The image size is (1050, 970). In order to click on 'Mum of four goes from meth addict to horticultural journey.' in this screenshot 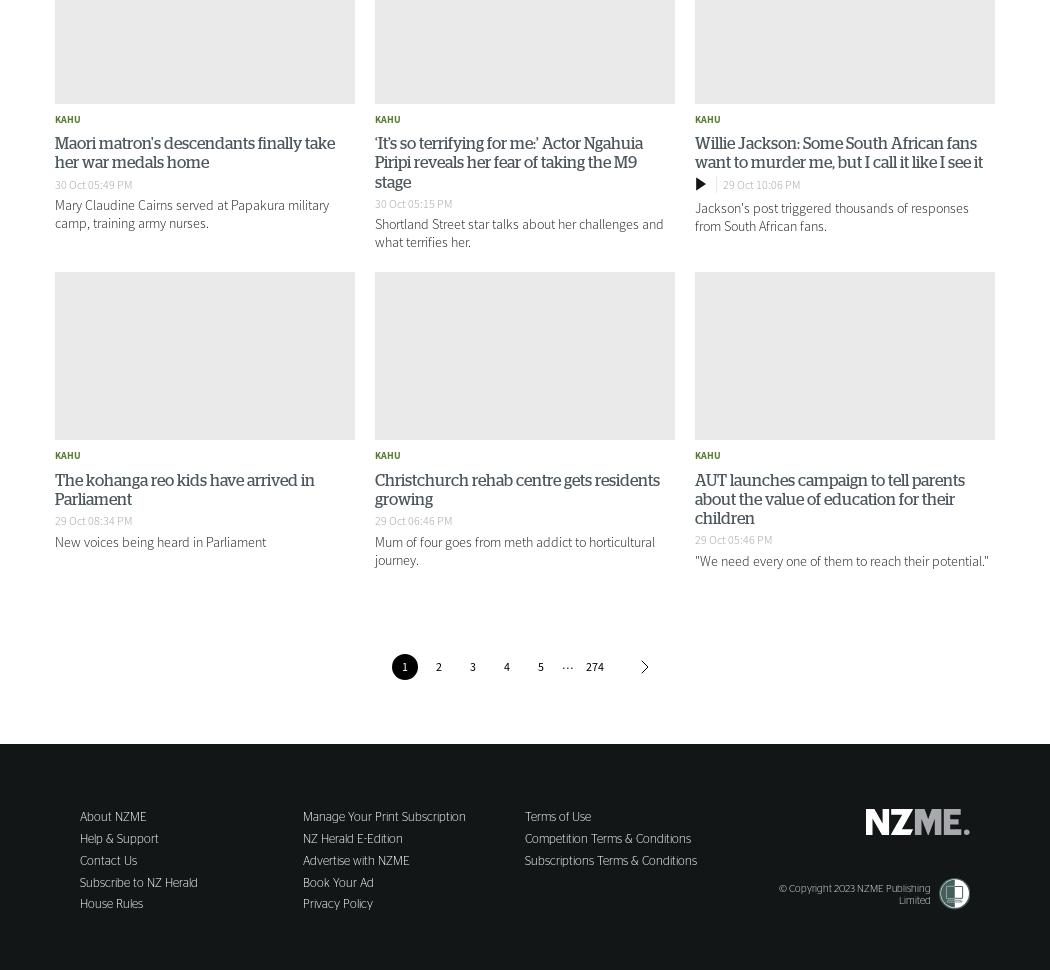, I will do `click(373, 549)`.